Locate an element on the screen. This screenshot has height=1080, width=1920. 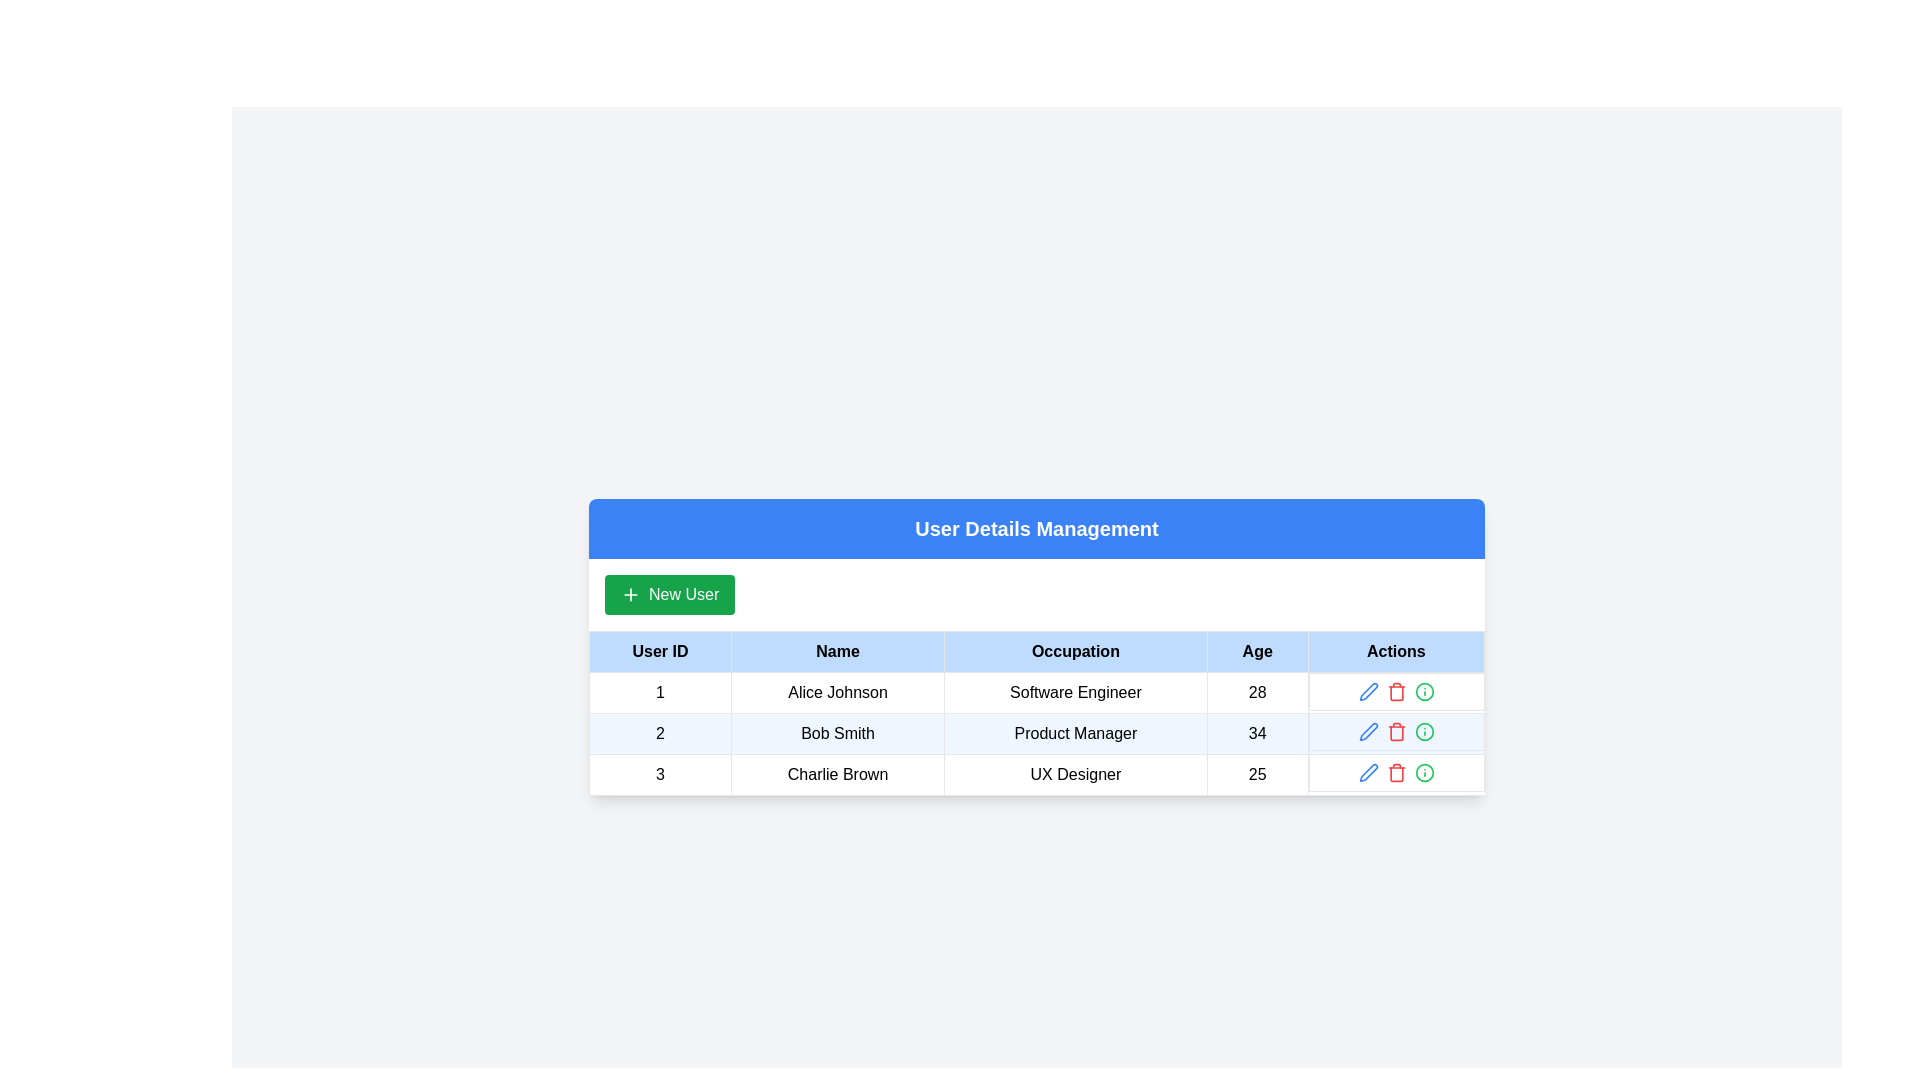
the text label displaying the user's name in the third row of the data table, located under the 'Name' column, which is between 'Bob Smith' and the 'UX Designer' column is located at coordinates (838, 773).